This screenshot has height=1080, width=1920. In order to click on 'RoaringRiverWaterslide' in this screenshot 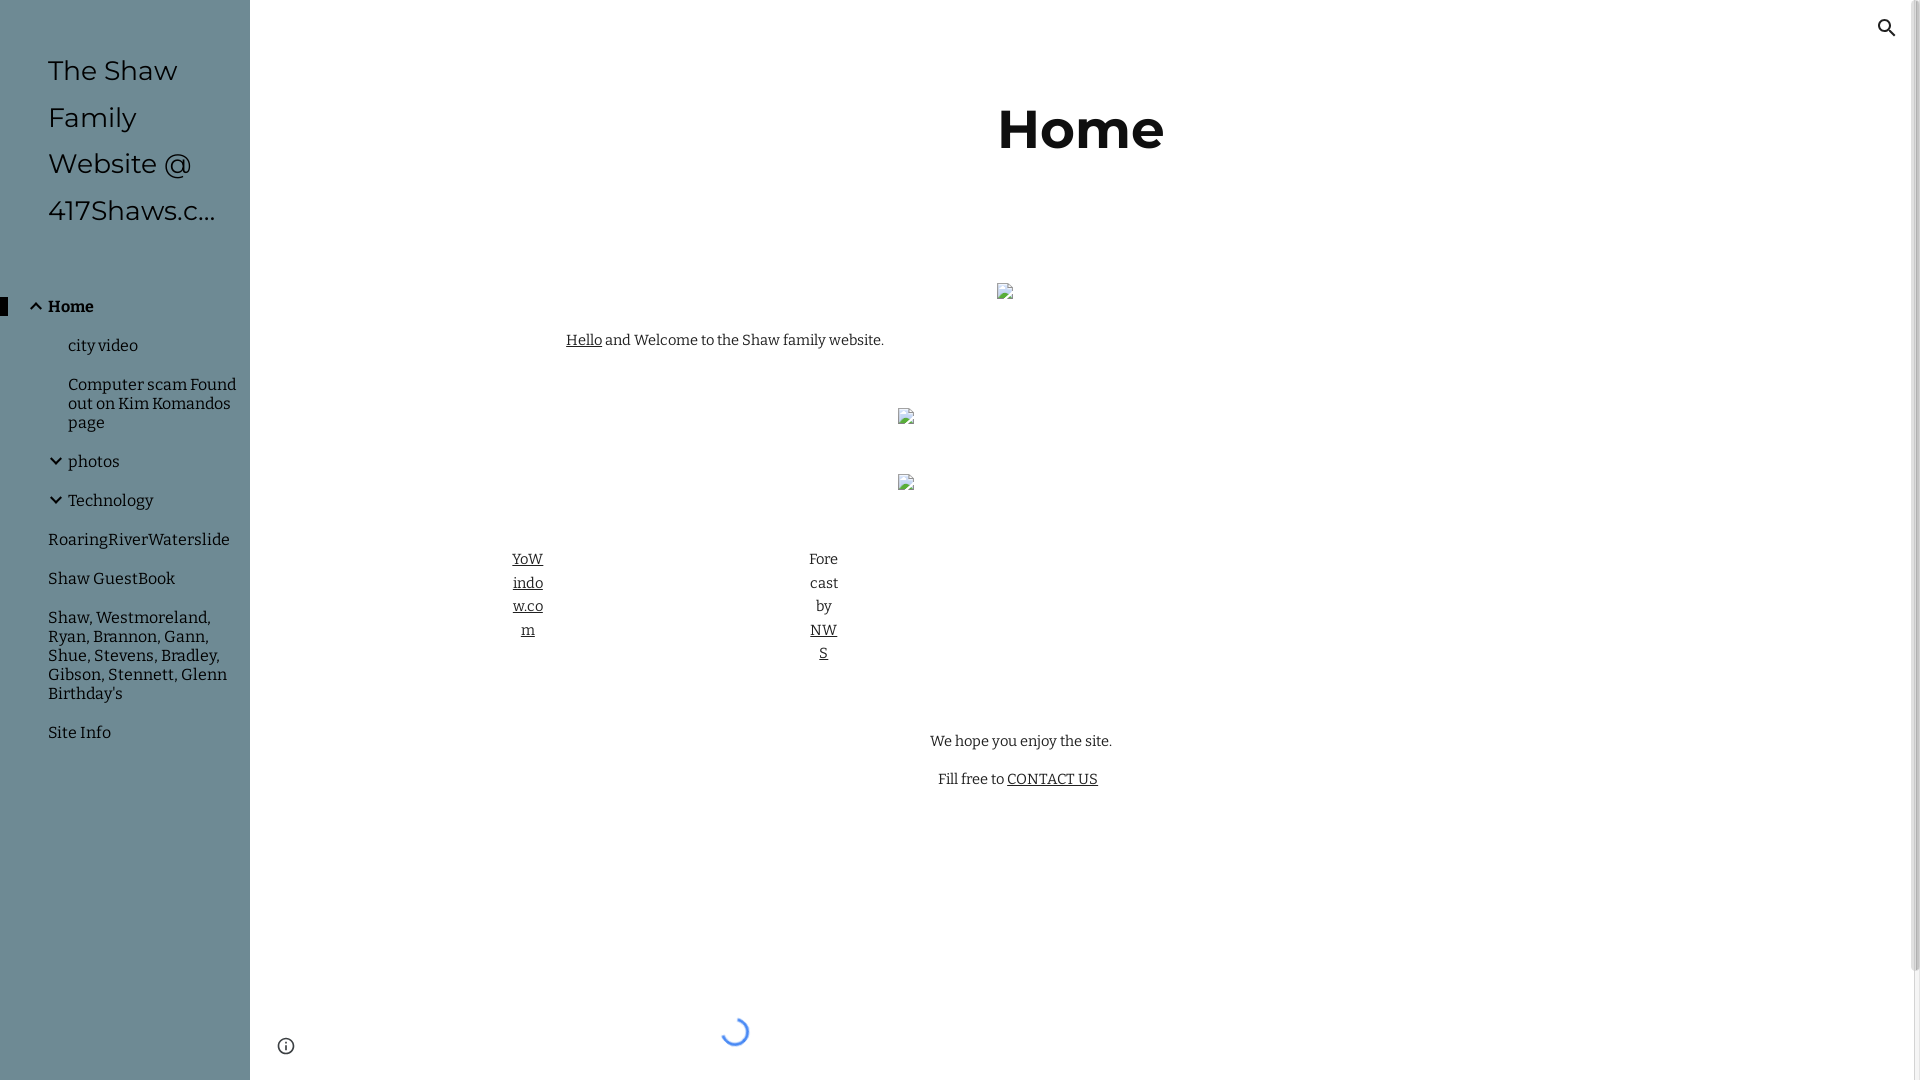, I will do `click(139, 538)`.